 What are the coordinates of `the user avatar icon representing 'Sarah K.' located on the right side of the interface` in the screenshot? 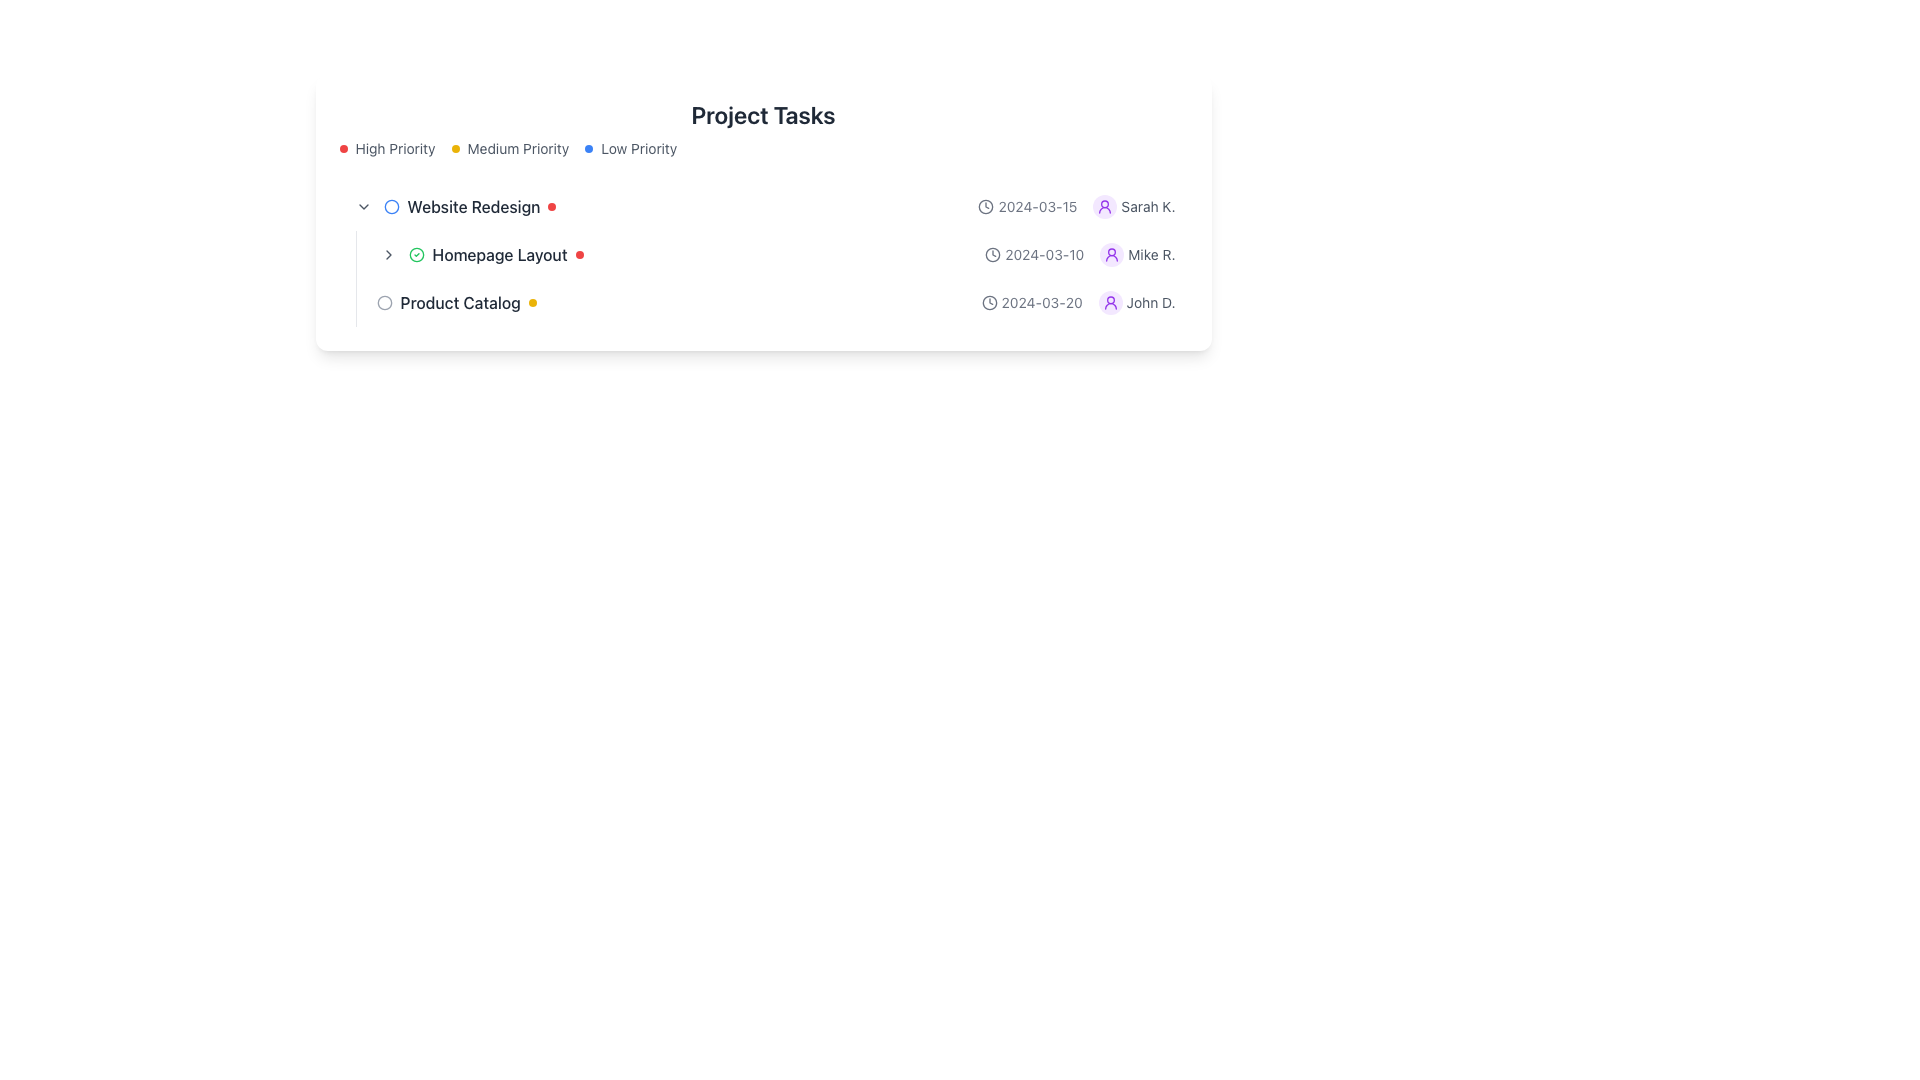 It's located at (1104, 207).